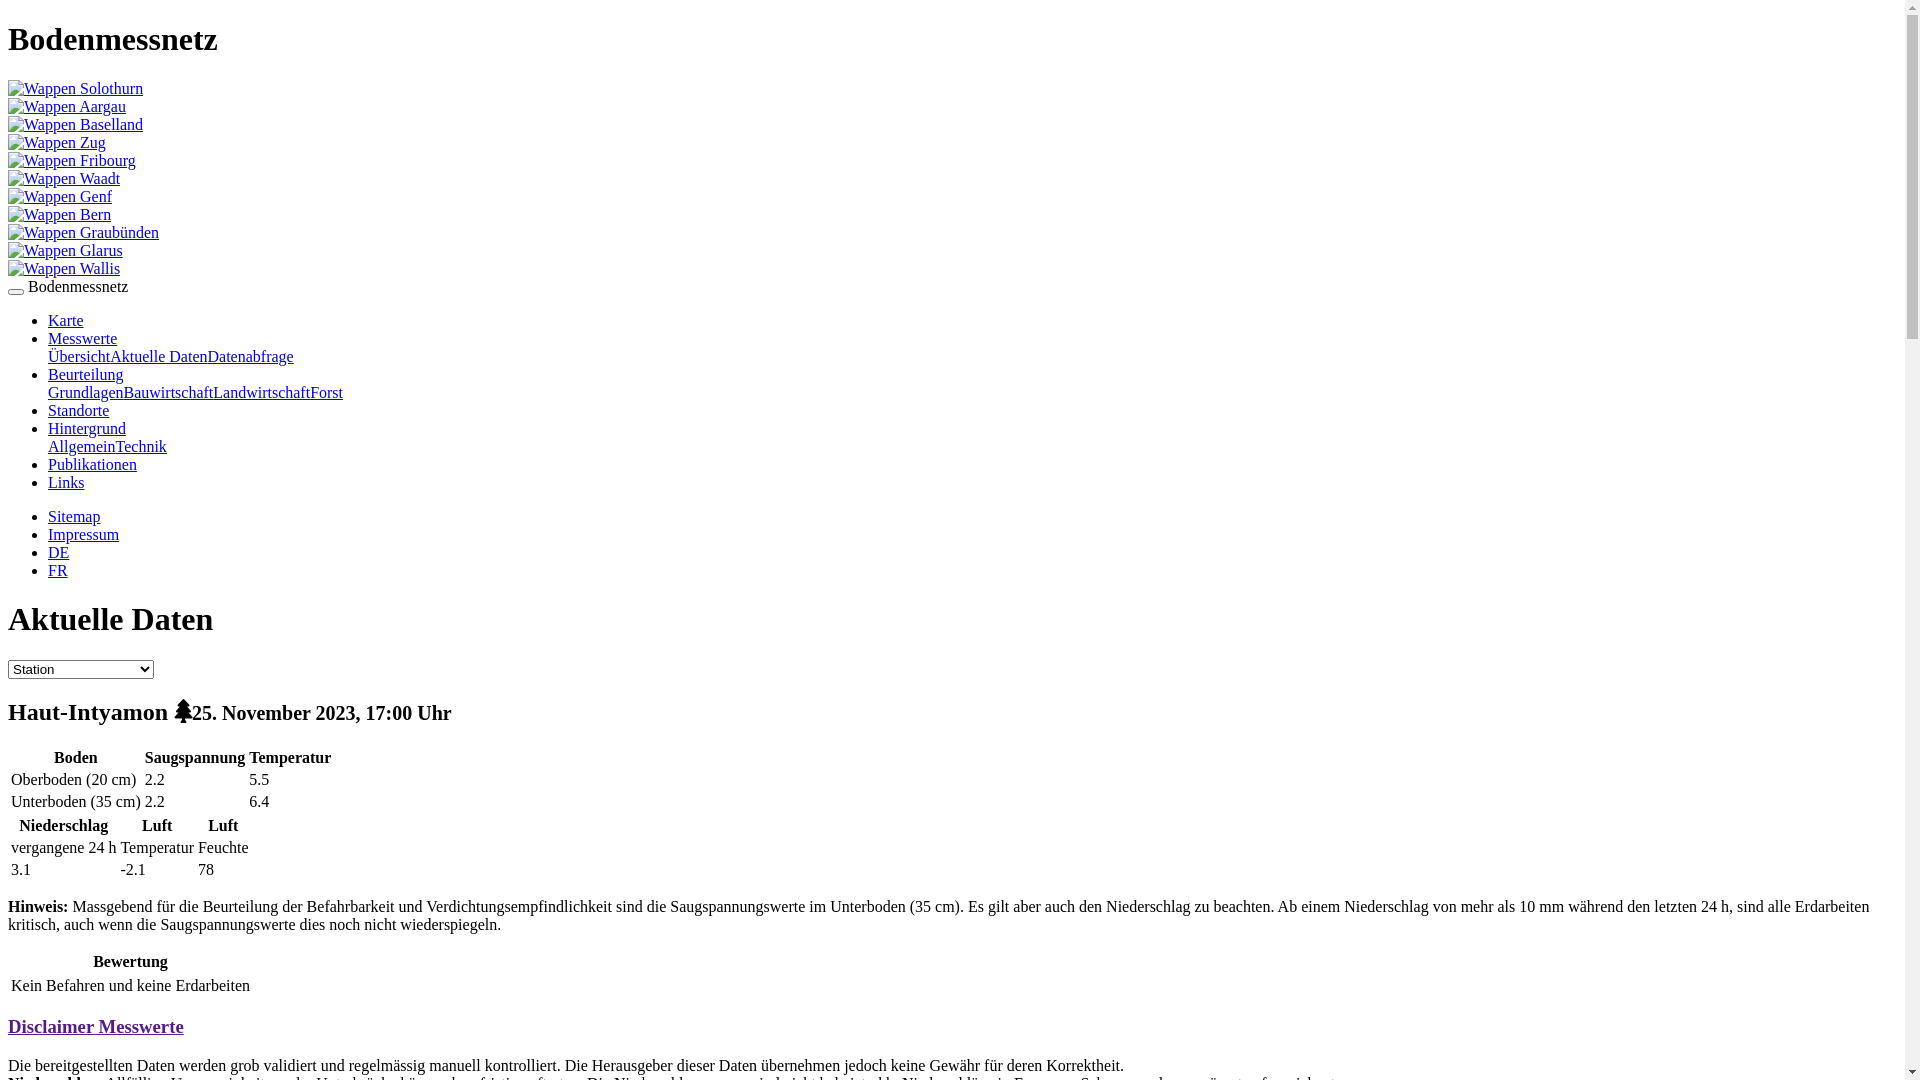 The height and width of the screenshot is (1080, 1920). What do you see at coordinates (85, 427) in the screenshot?
I see `'Hintergrund'` at bounding box center [85, 427].